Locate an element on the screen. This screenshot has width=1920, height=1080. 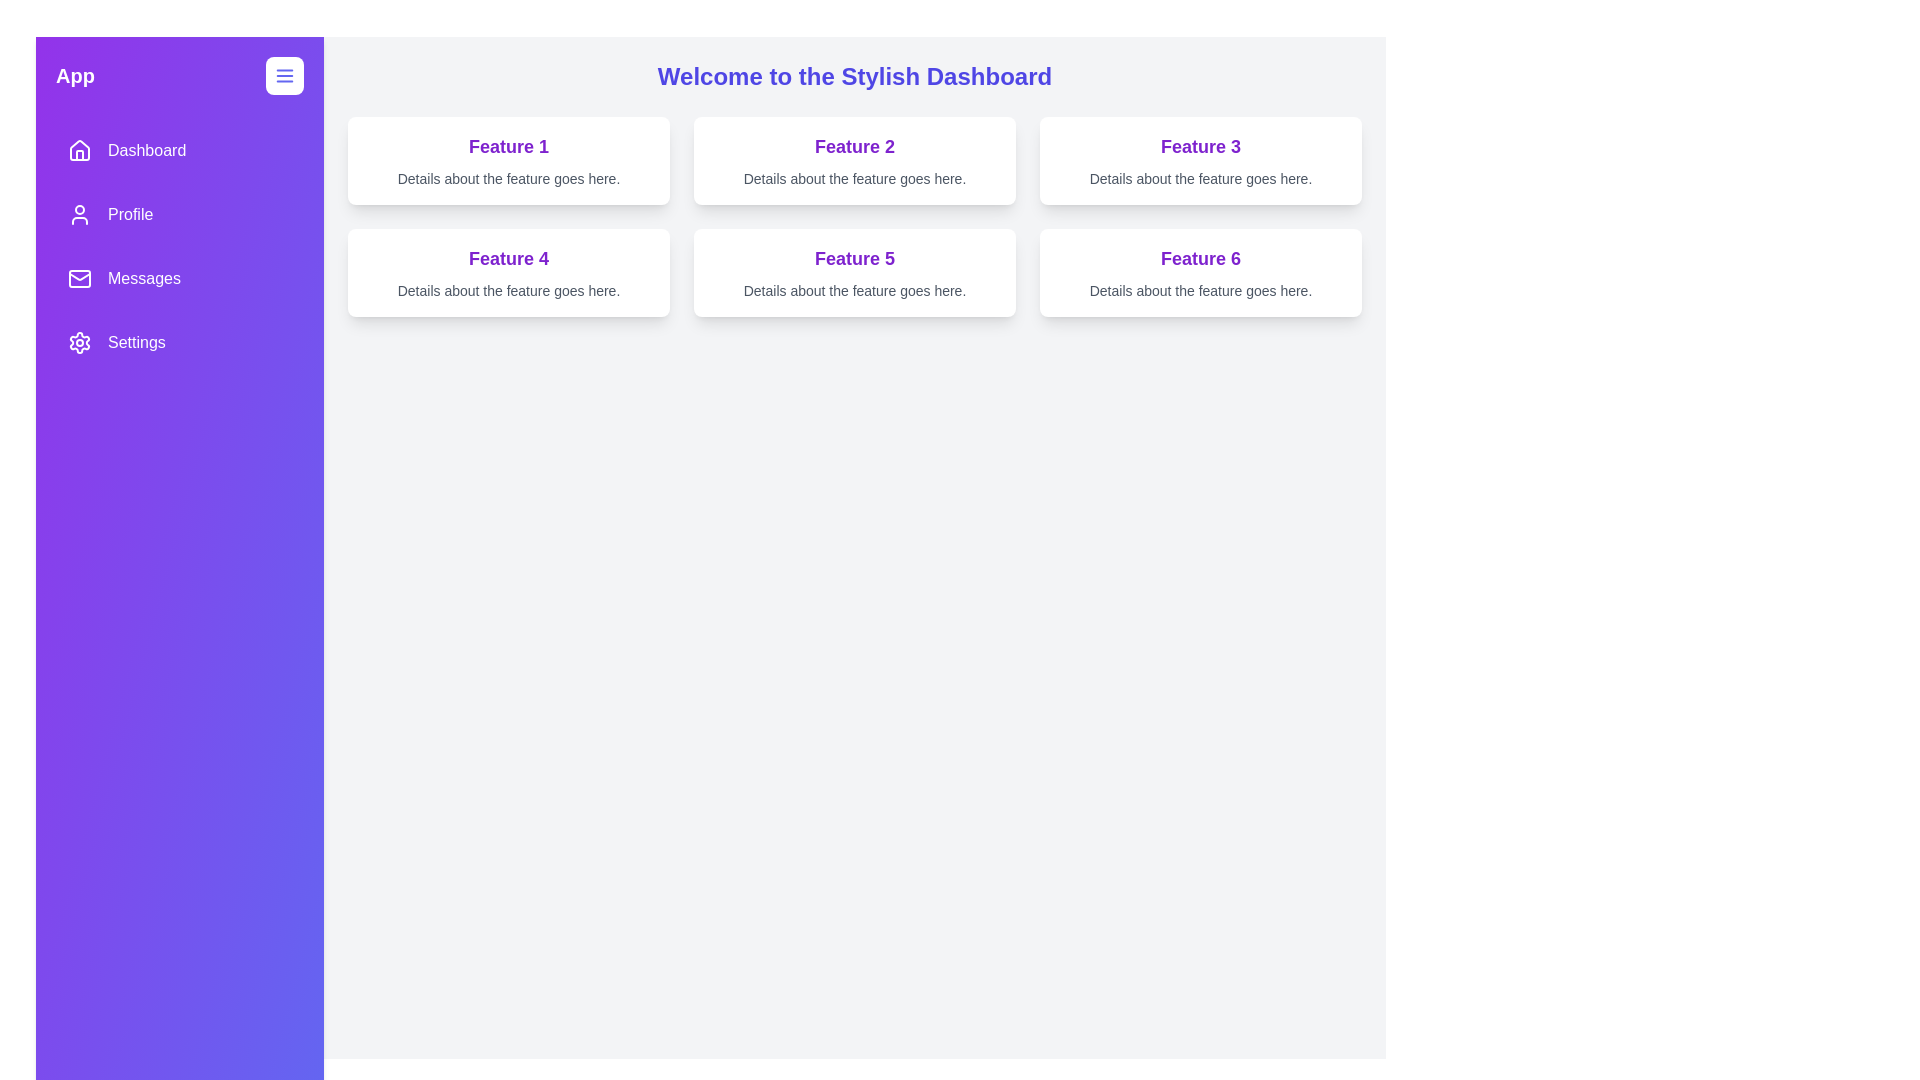
the text element reading 'Details about the feature goes here.' which is styled with a smaller gray font and located below the header 'Feature 5' in a white rounded card layout is located at coordinates (854, 290).